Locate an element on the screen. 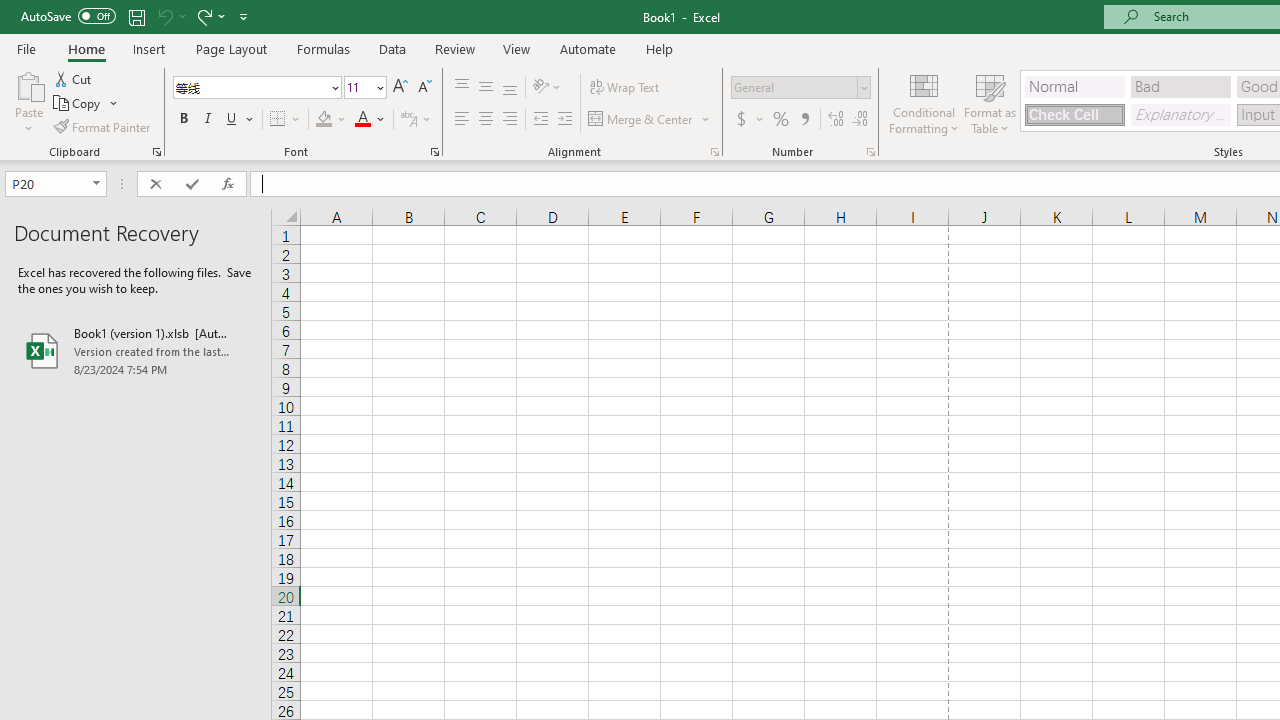 This screenshot has height=720, width=1280. 'Bottom Border' is located at coordinates (277, 119).